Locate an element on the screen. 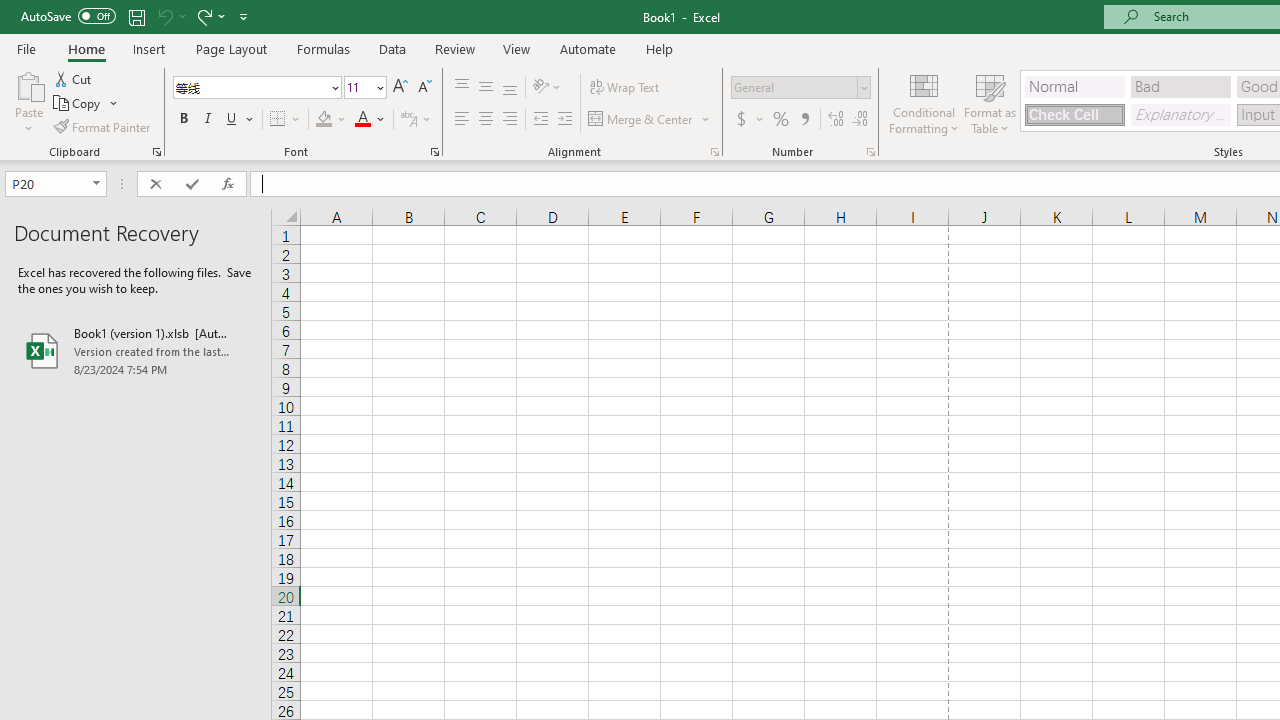 This screenshot has height=720, width=1280. 'Bottom Border' is located at coordinates (277, 119).